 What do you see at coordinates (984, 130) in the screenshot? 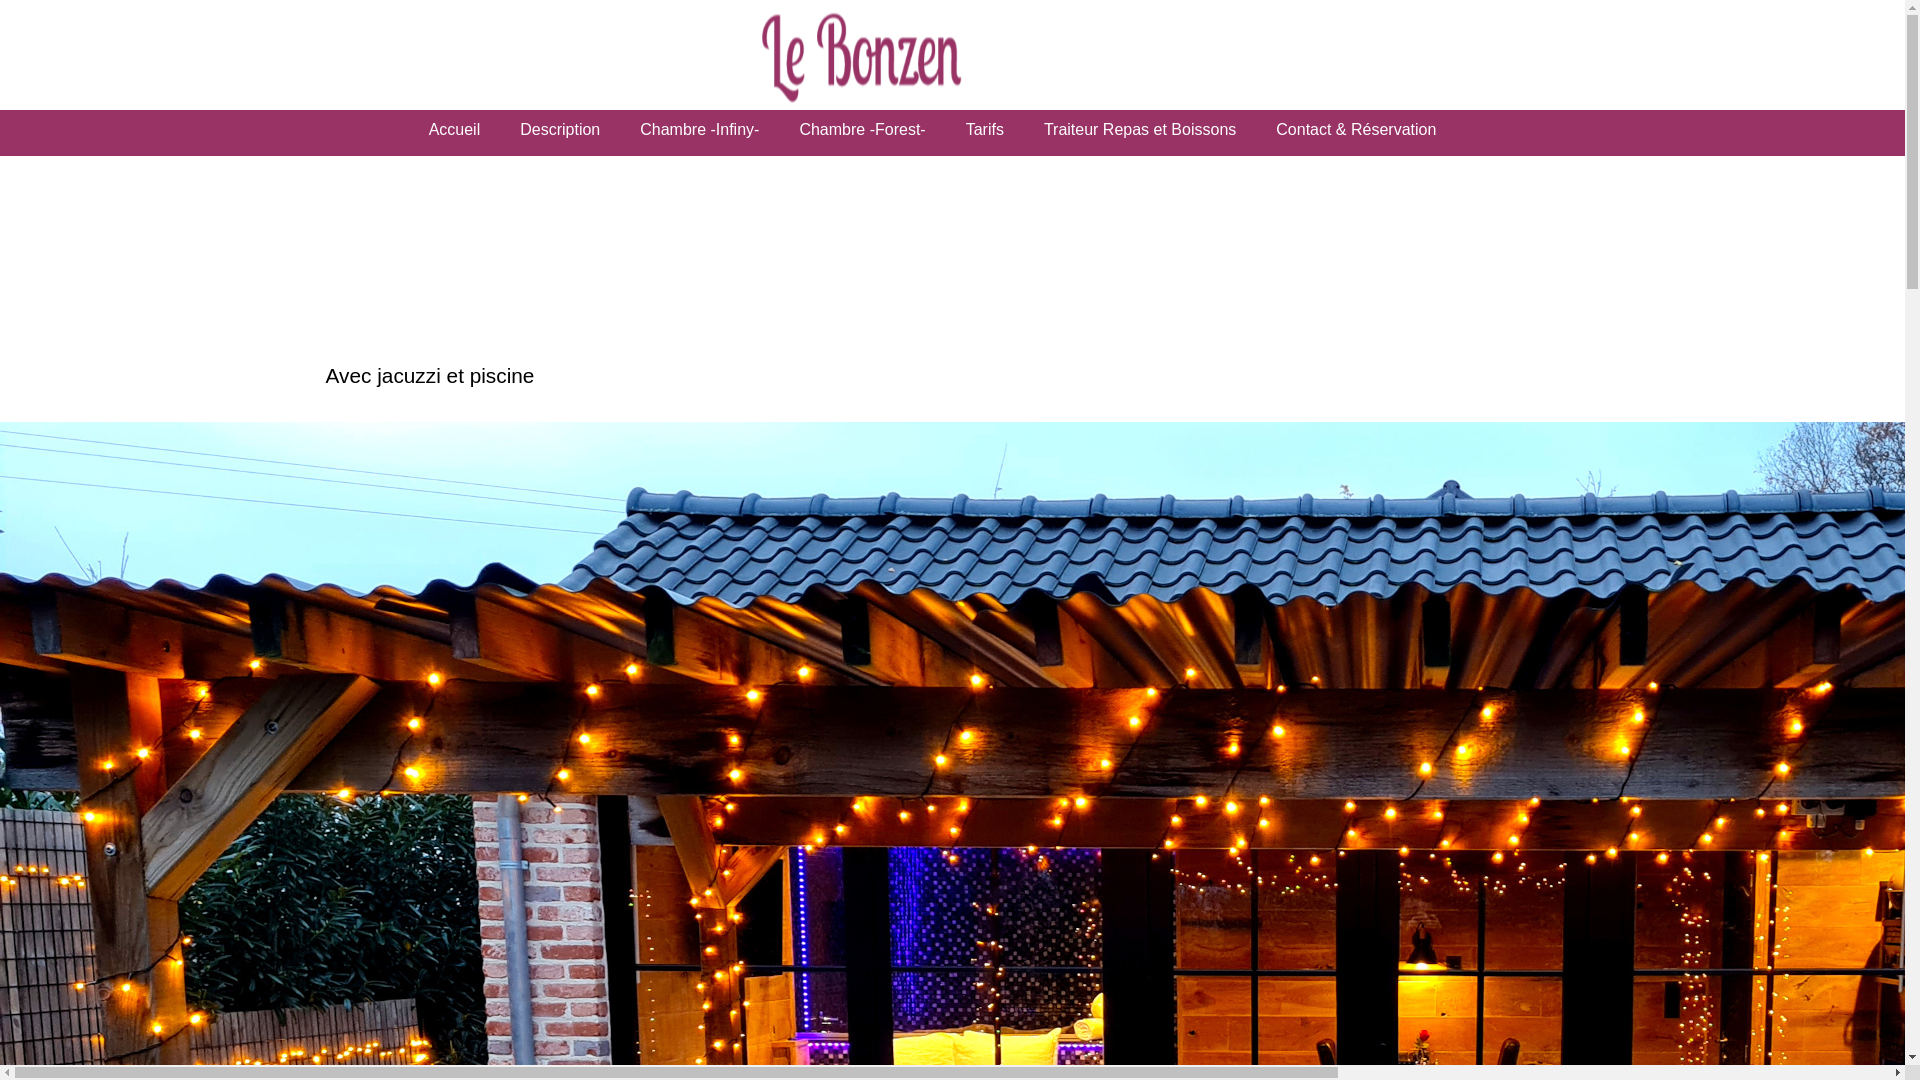
I see `'Tarifs'` at bounding box center [984, 130].